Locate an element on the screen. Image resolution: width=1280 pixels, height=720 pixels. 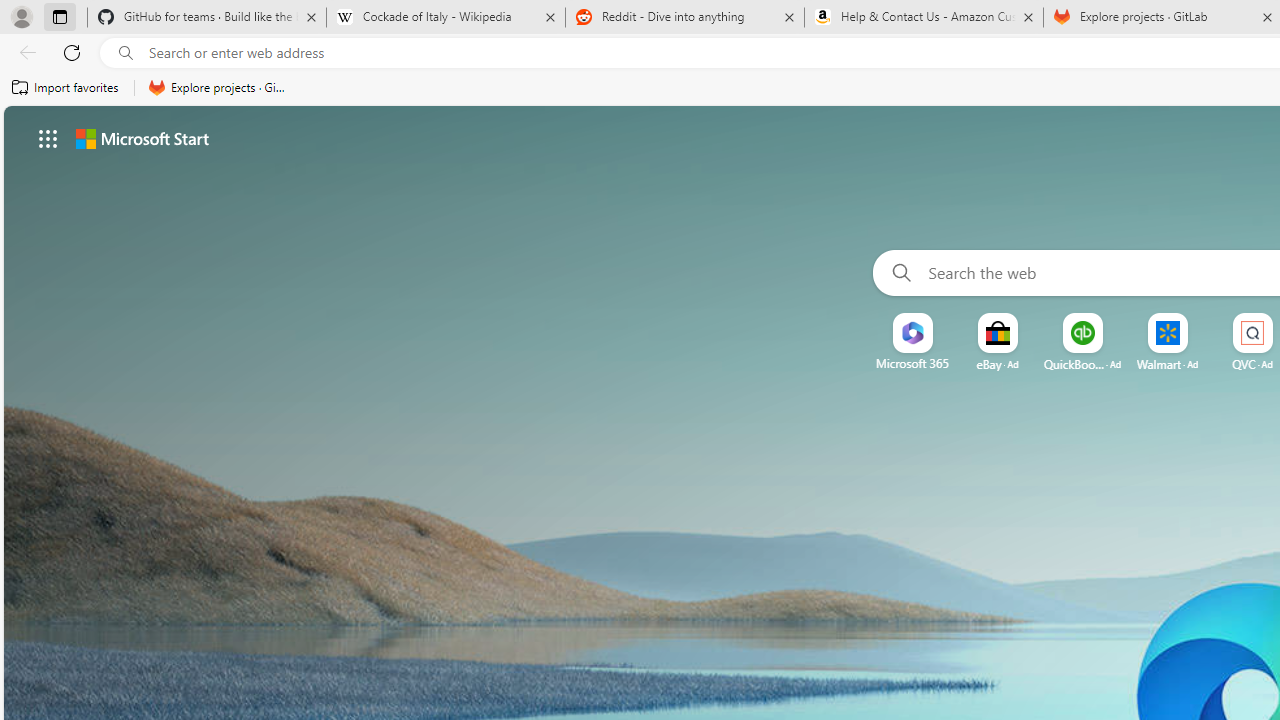
'Ad' is located at coordinates (1266, 364).